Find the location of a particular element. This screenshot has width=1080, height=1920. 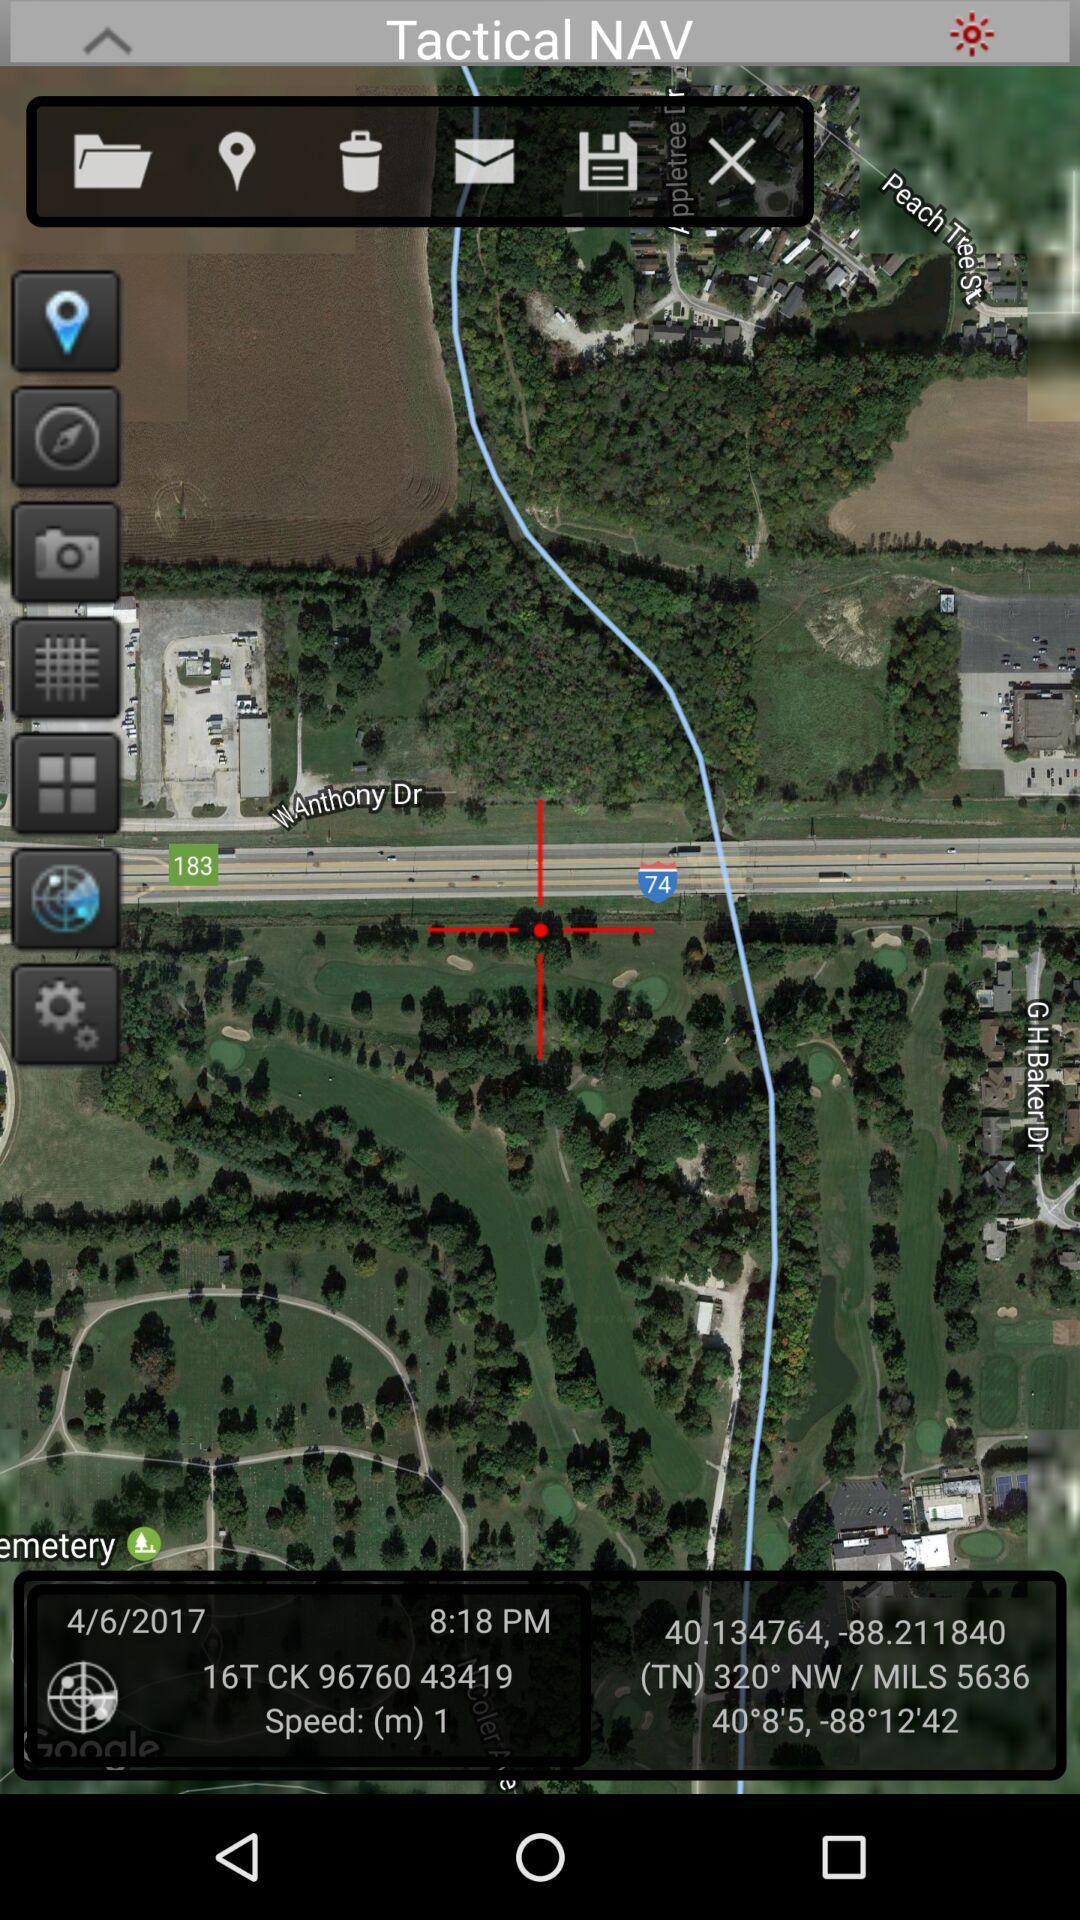

the email icon is located at coordinates (503, 168).